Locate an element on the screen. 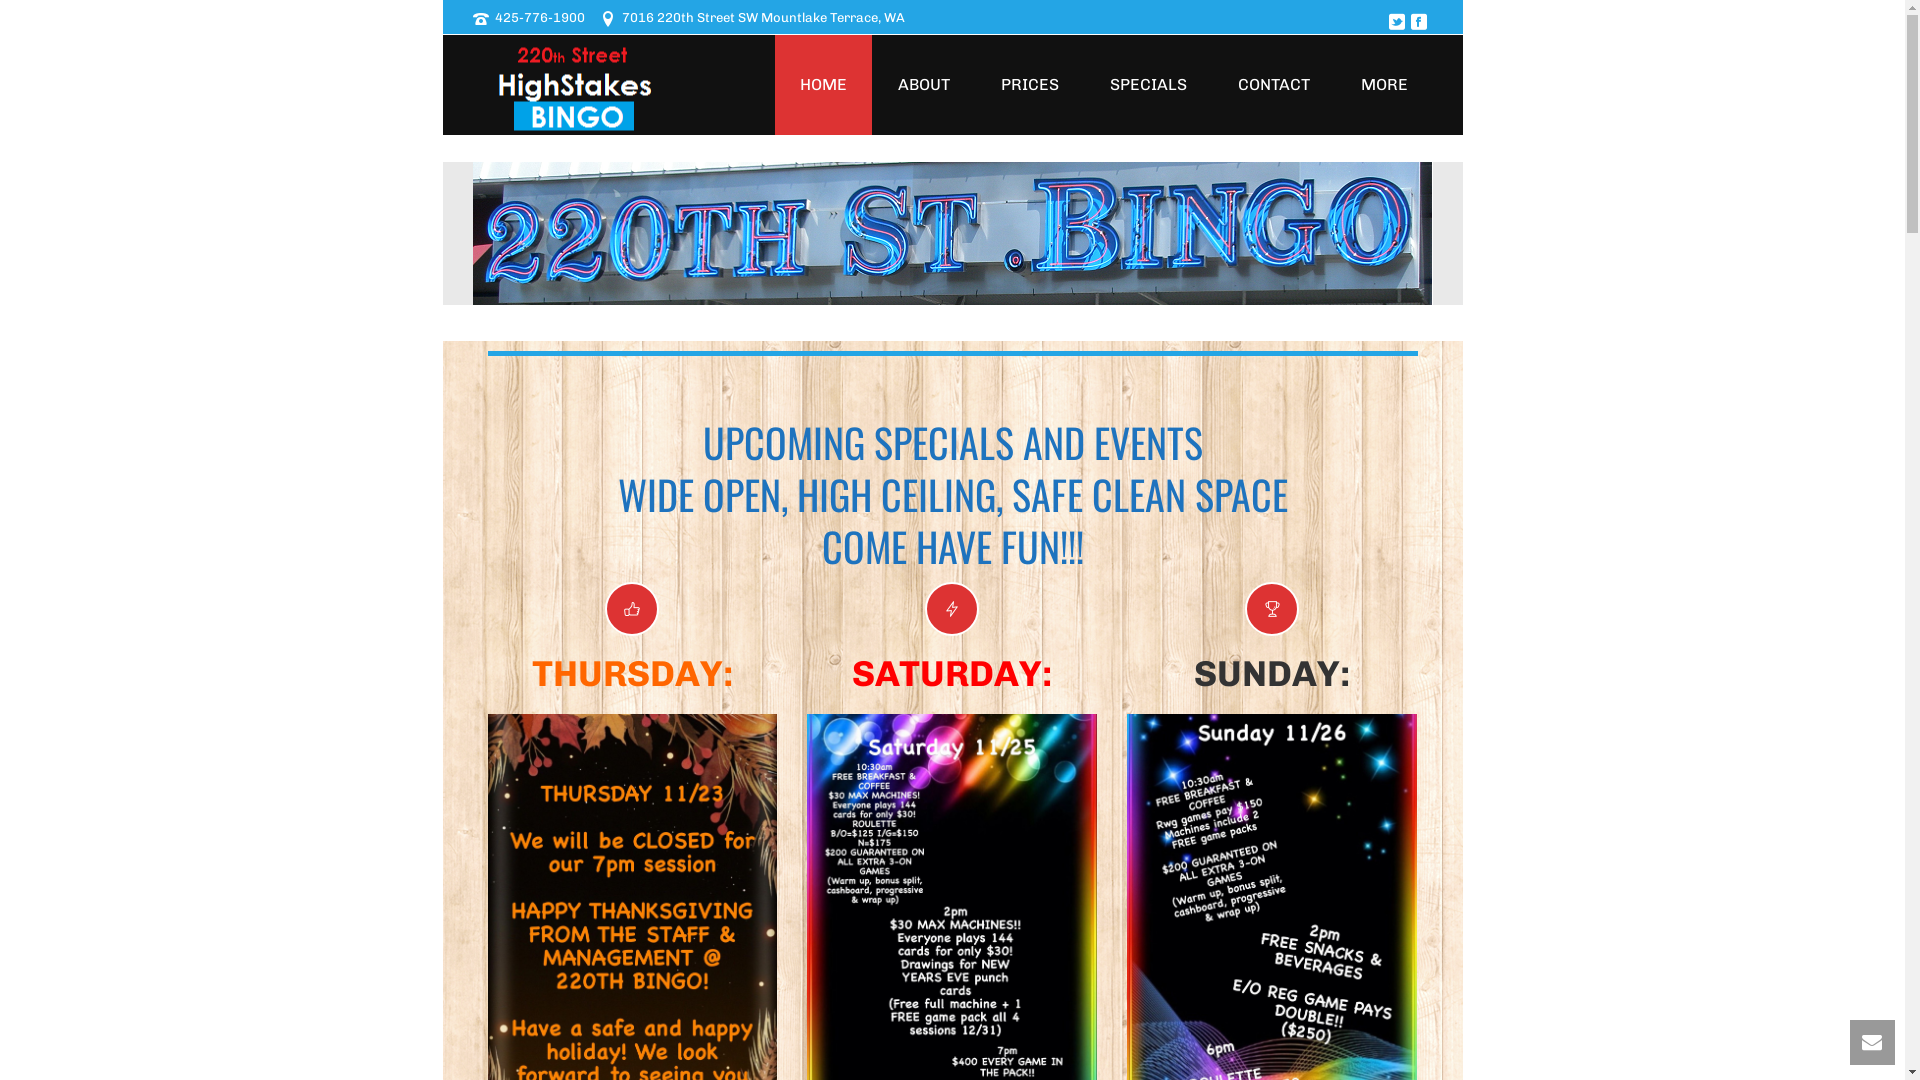 The width and height of the screenshot is (1920, 1080). 'HOME' is located at coordinates (822, 83).